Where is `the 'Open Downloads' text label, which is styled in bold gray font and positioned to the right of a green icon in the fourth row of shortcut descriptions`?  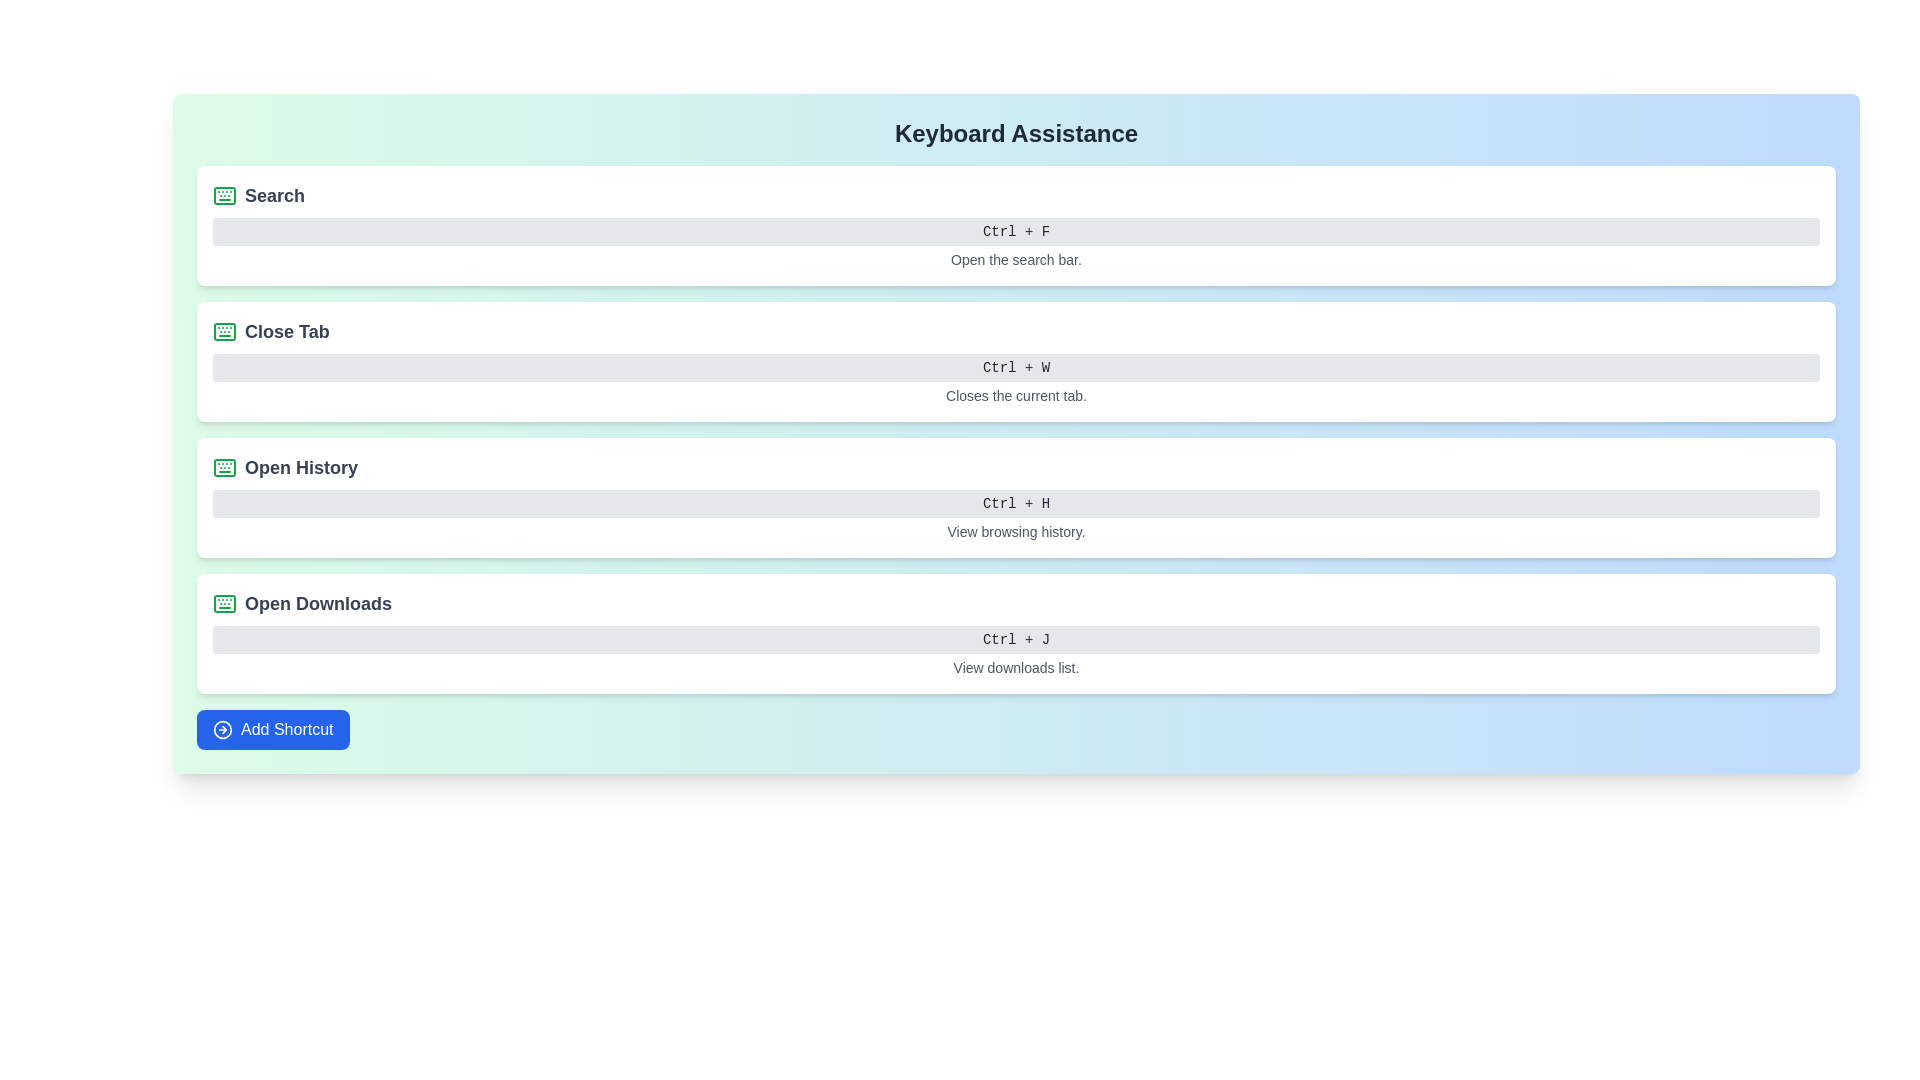
the 'Open Downloads' text label, which is styled in bold gray font and positioned to the right of a green icon in the fourth row of shortcut descriptions is located at coordinates (317, 603).